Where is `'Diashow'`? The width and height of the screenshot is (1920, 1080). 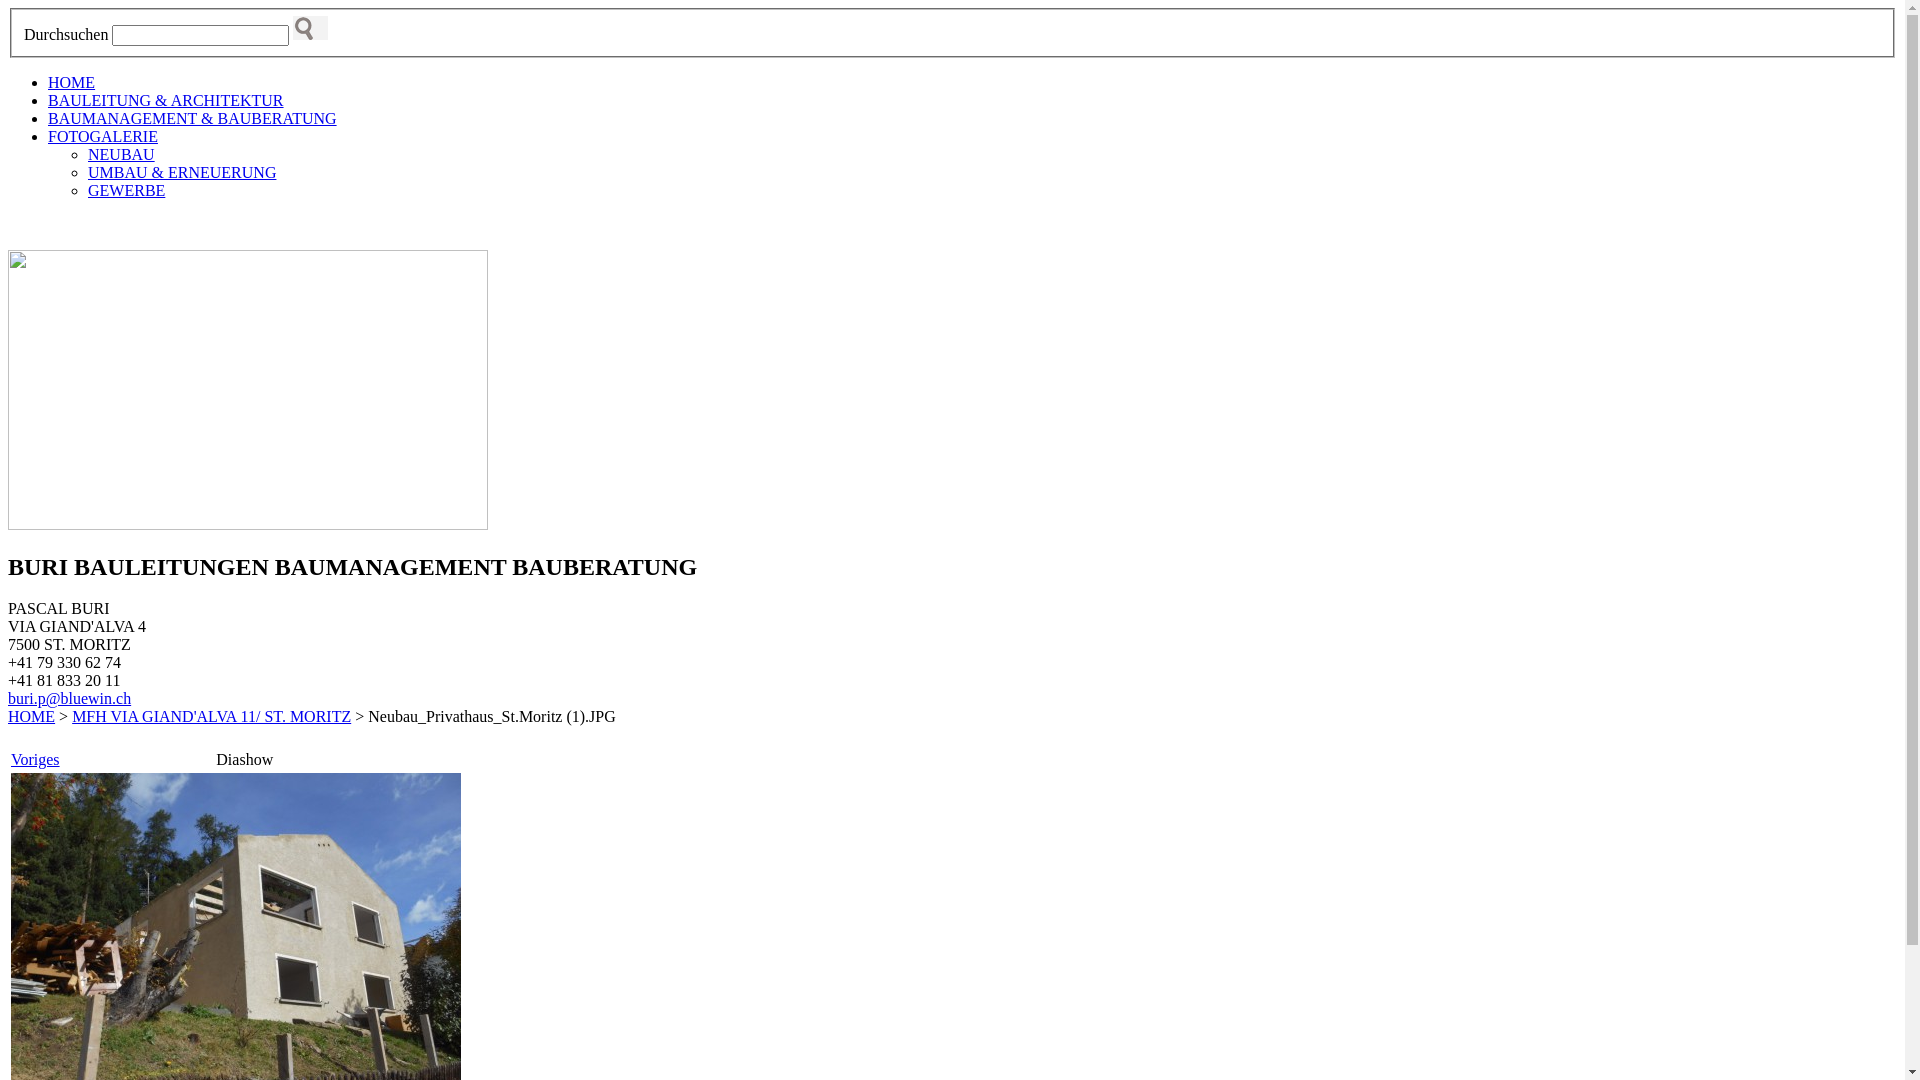
'Diashow' is located at coordinates (243, 759).